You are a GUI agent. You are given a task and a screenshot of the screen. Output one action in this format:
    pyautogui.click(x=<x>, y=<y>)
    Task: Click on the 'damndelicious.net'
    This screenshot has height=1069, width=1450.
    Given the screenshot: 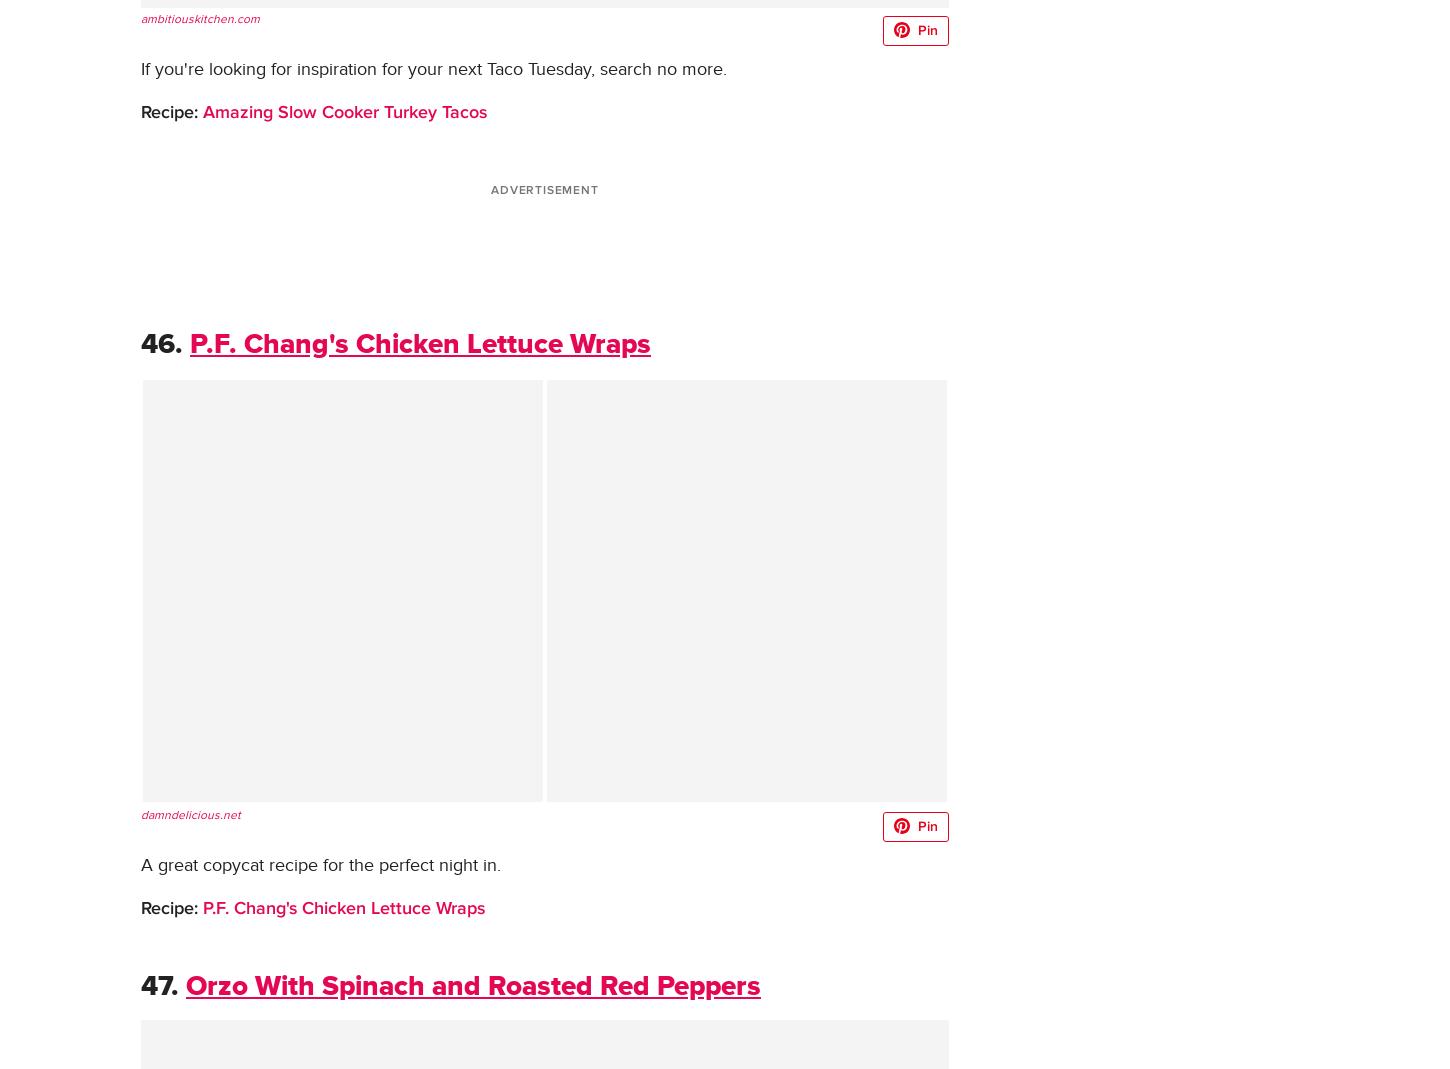 What is the action you would take?
    pyautogui.click(x=189, y=814)
    